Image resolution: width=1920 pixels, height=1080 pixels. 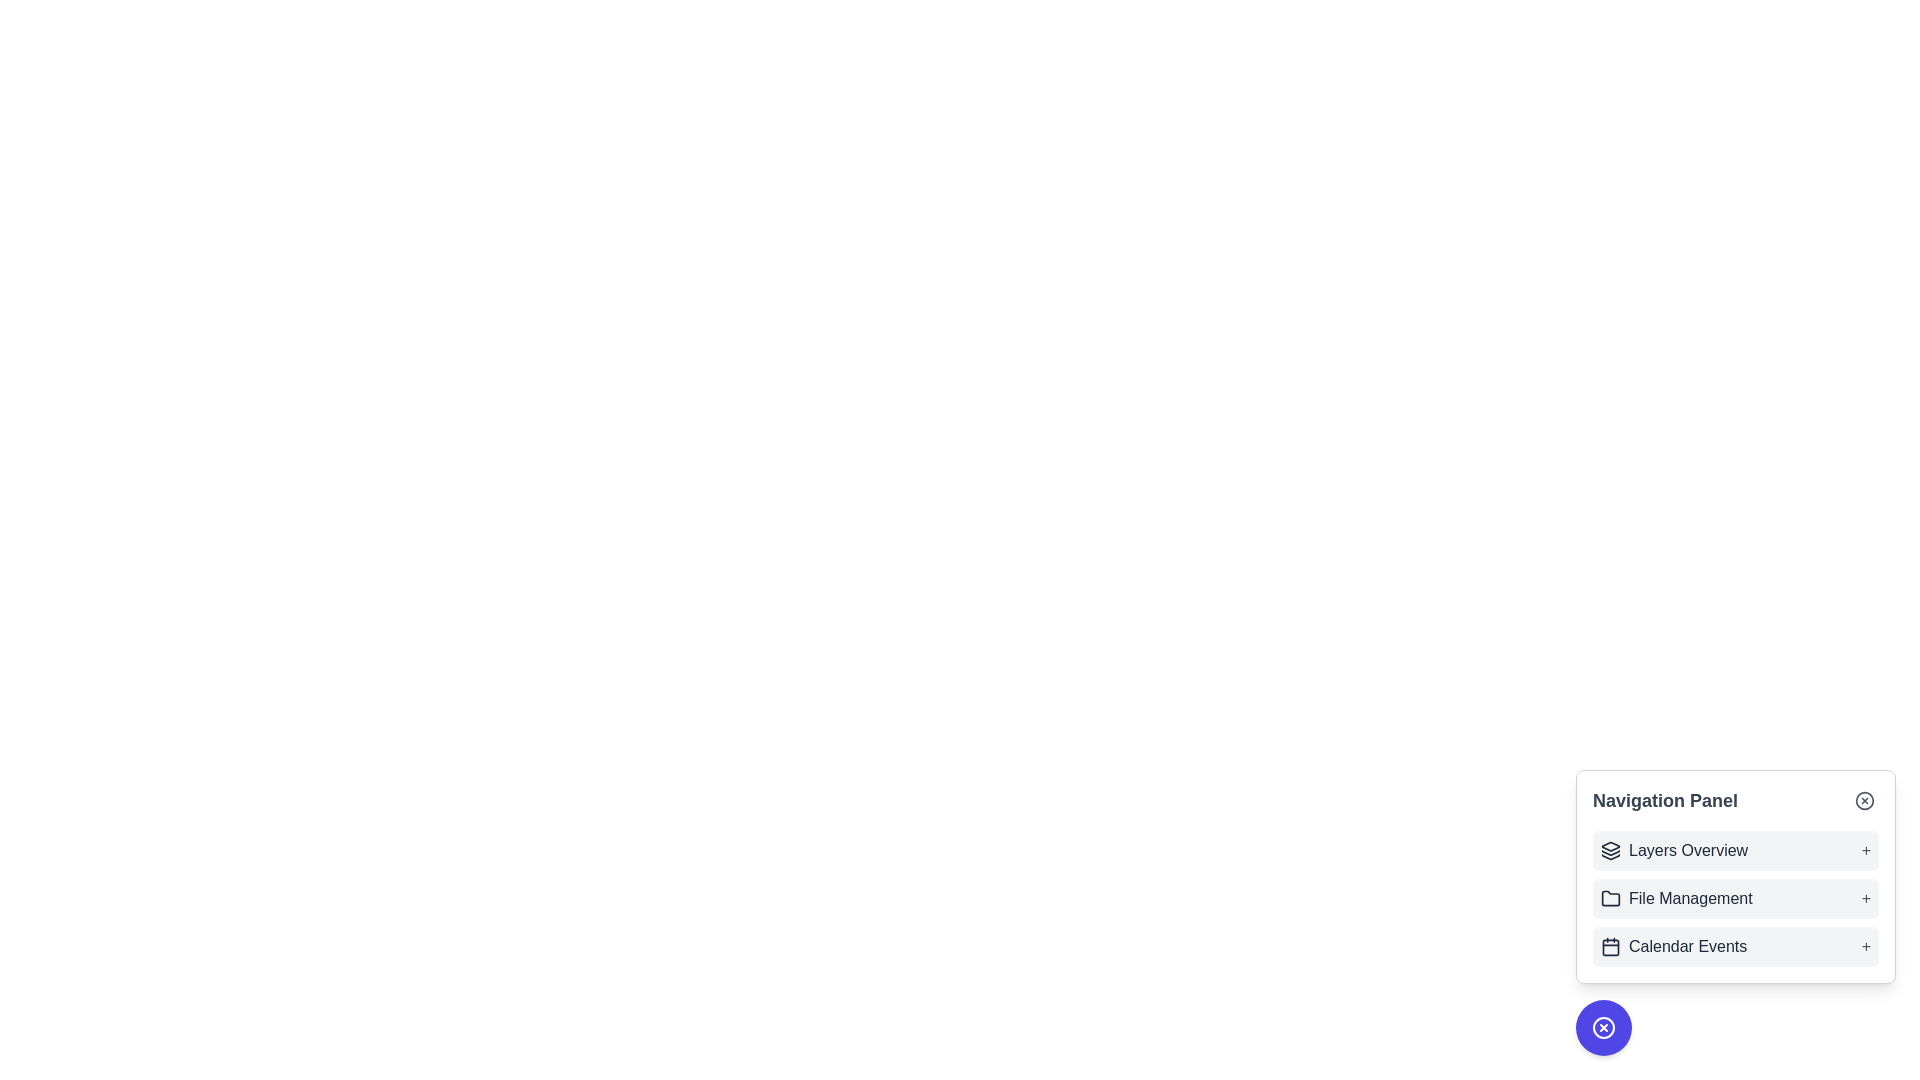 I want to click on the calendar icon located to the left of the 'Calendar Events' text, so click(x=1611, y=946).